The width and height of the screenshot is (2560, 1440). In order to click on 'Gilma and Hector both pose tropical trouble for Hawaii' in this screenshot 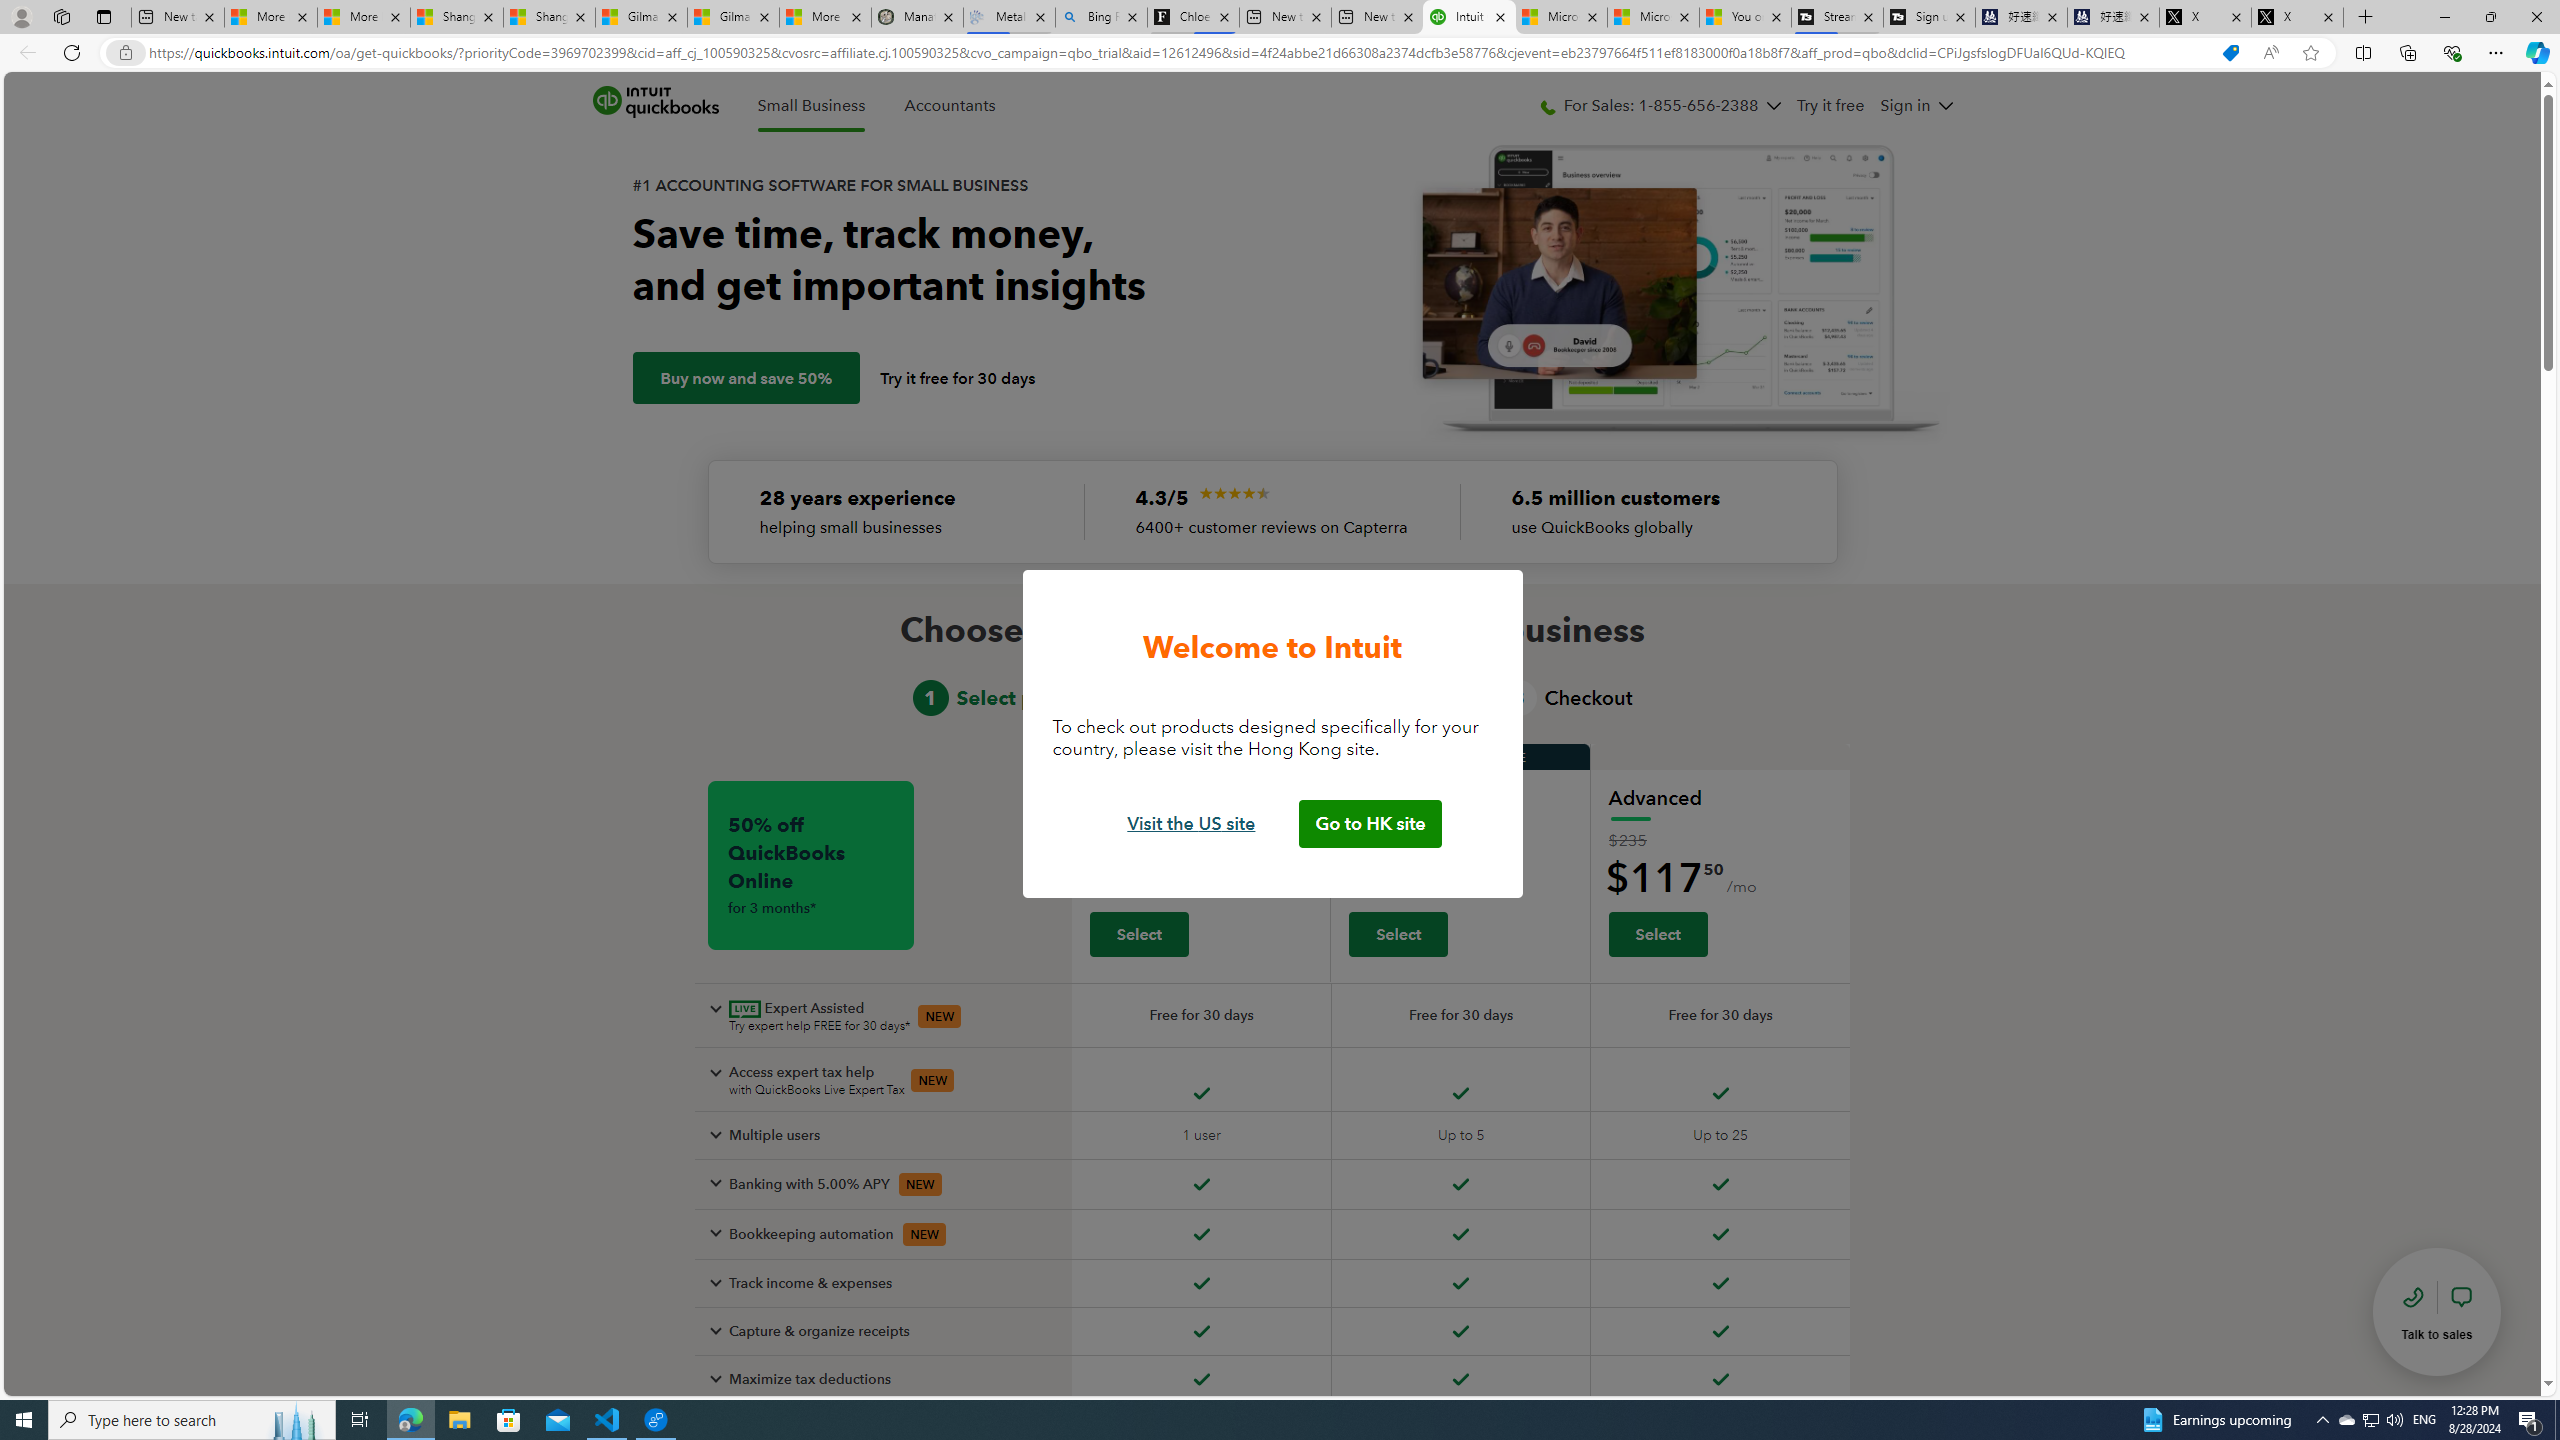, I will do `click(733, 16)`.